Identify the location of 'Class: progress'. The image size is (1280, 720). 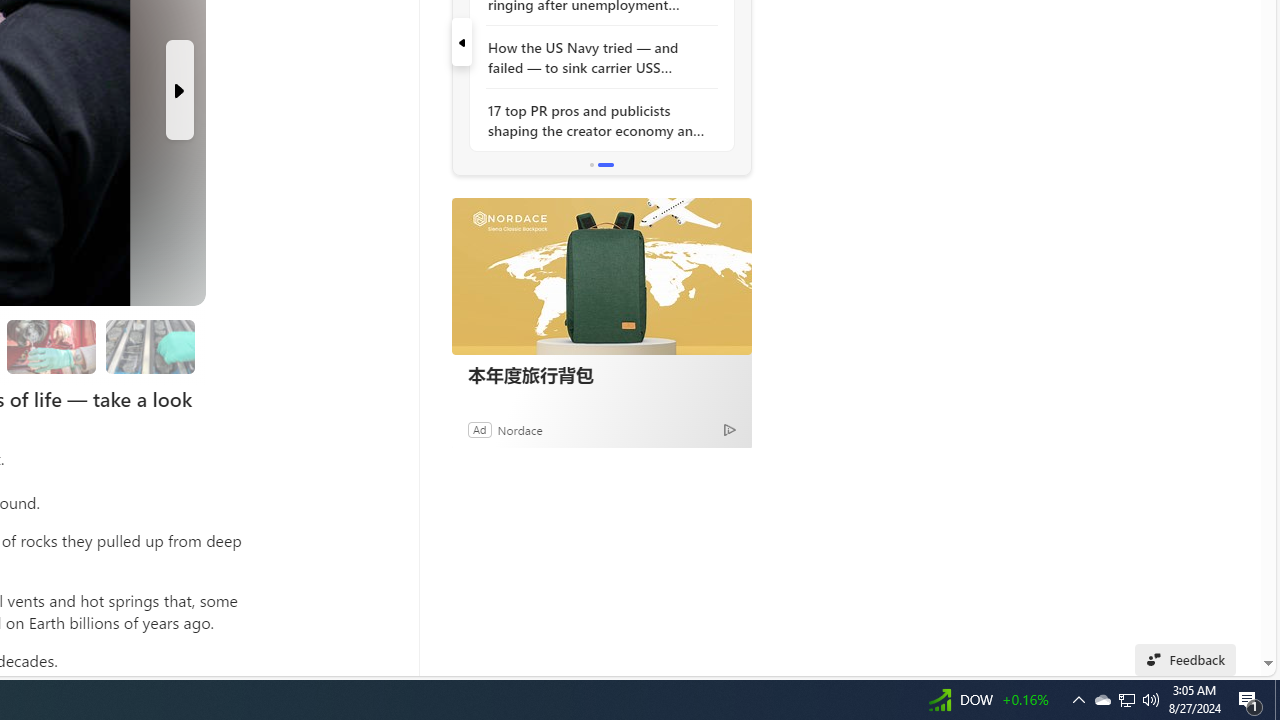
(149, 342).